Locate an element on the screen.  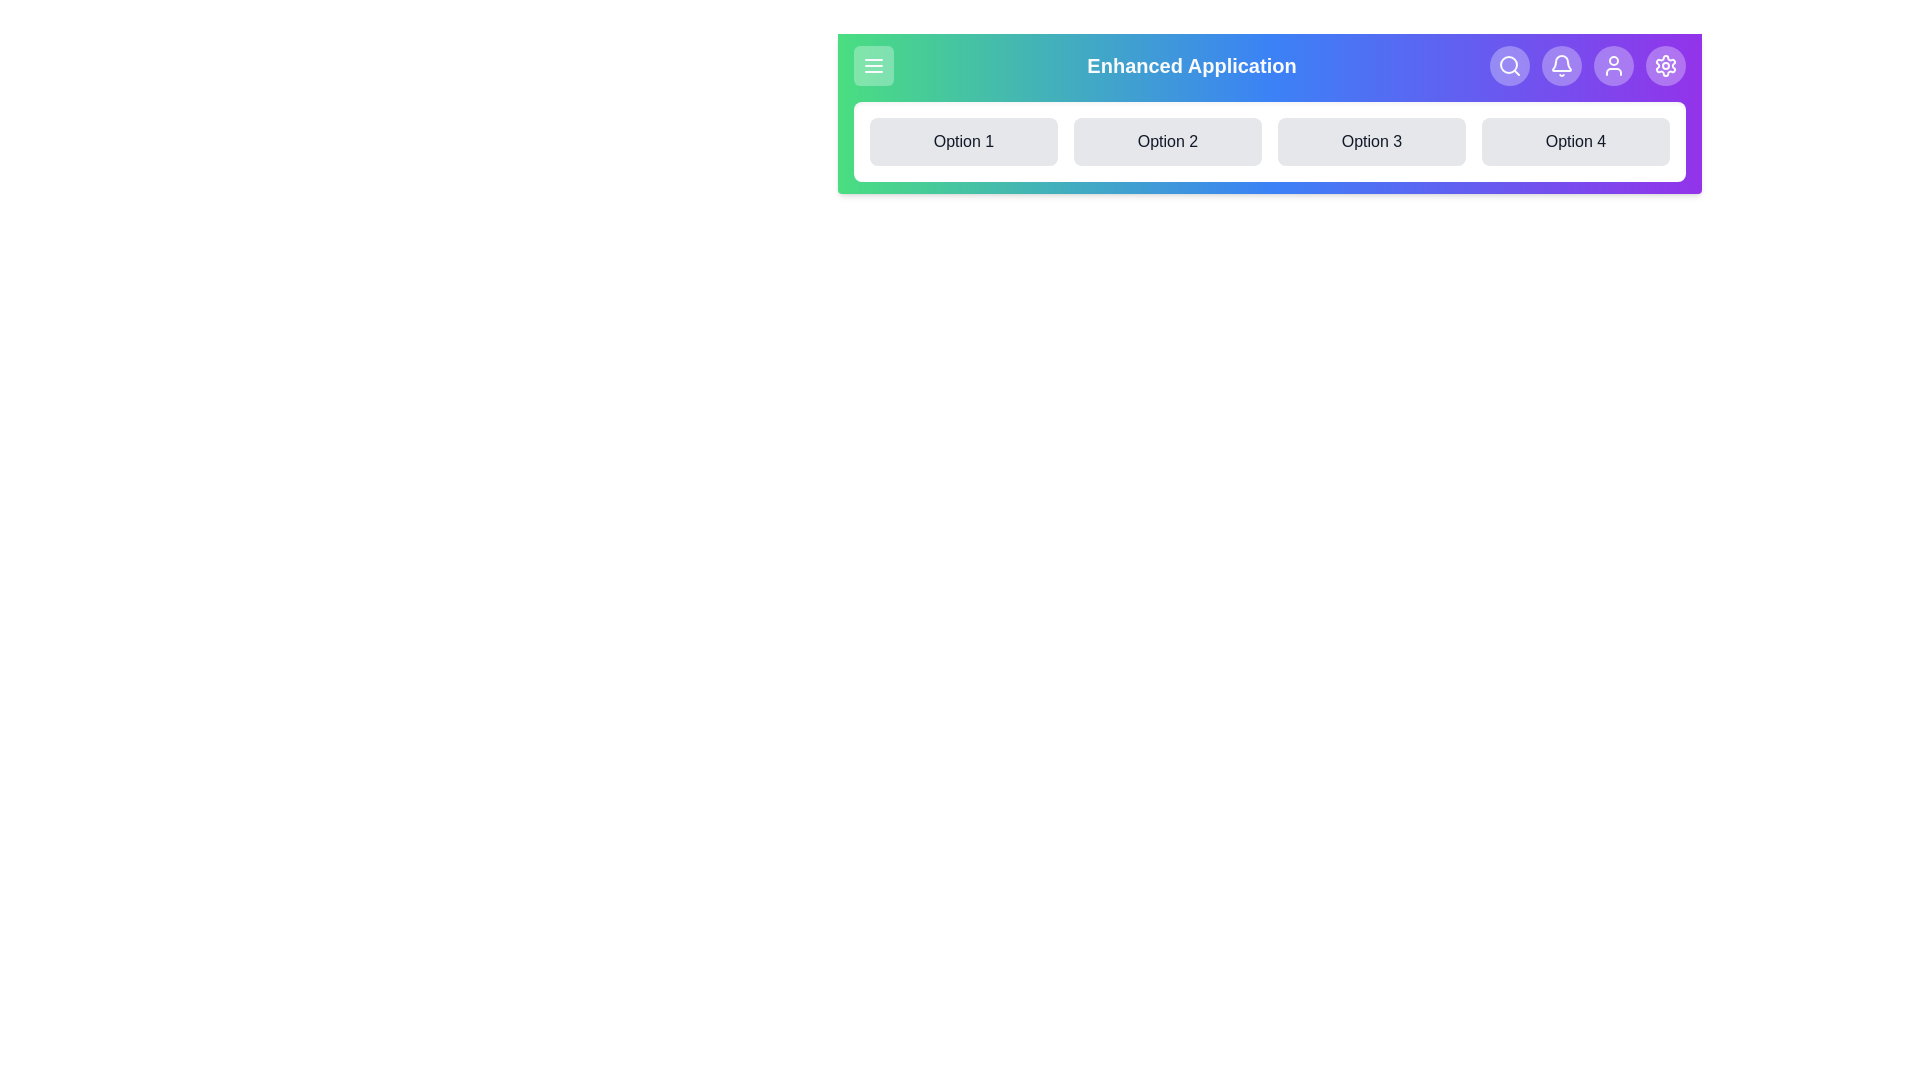
the Settings button in the navigation bar is located at coordinates (1665, 64).